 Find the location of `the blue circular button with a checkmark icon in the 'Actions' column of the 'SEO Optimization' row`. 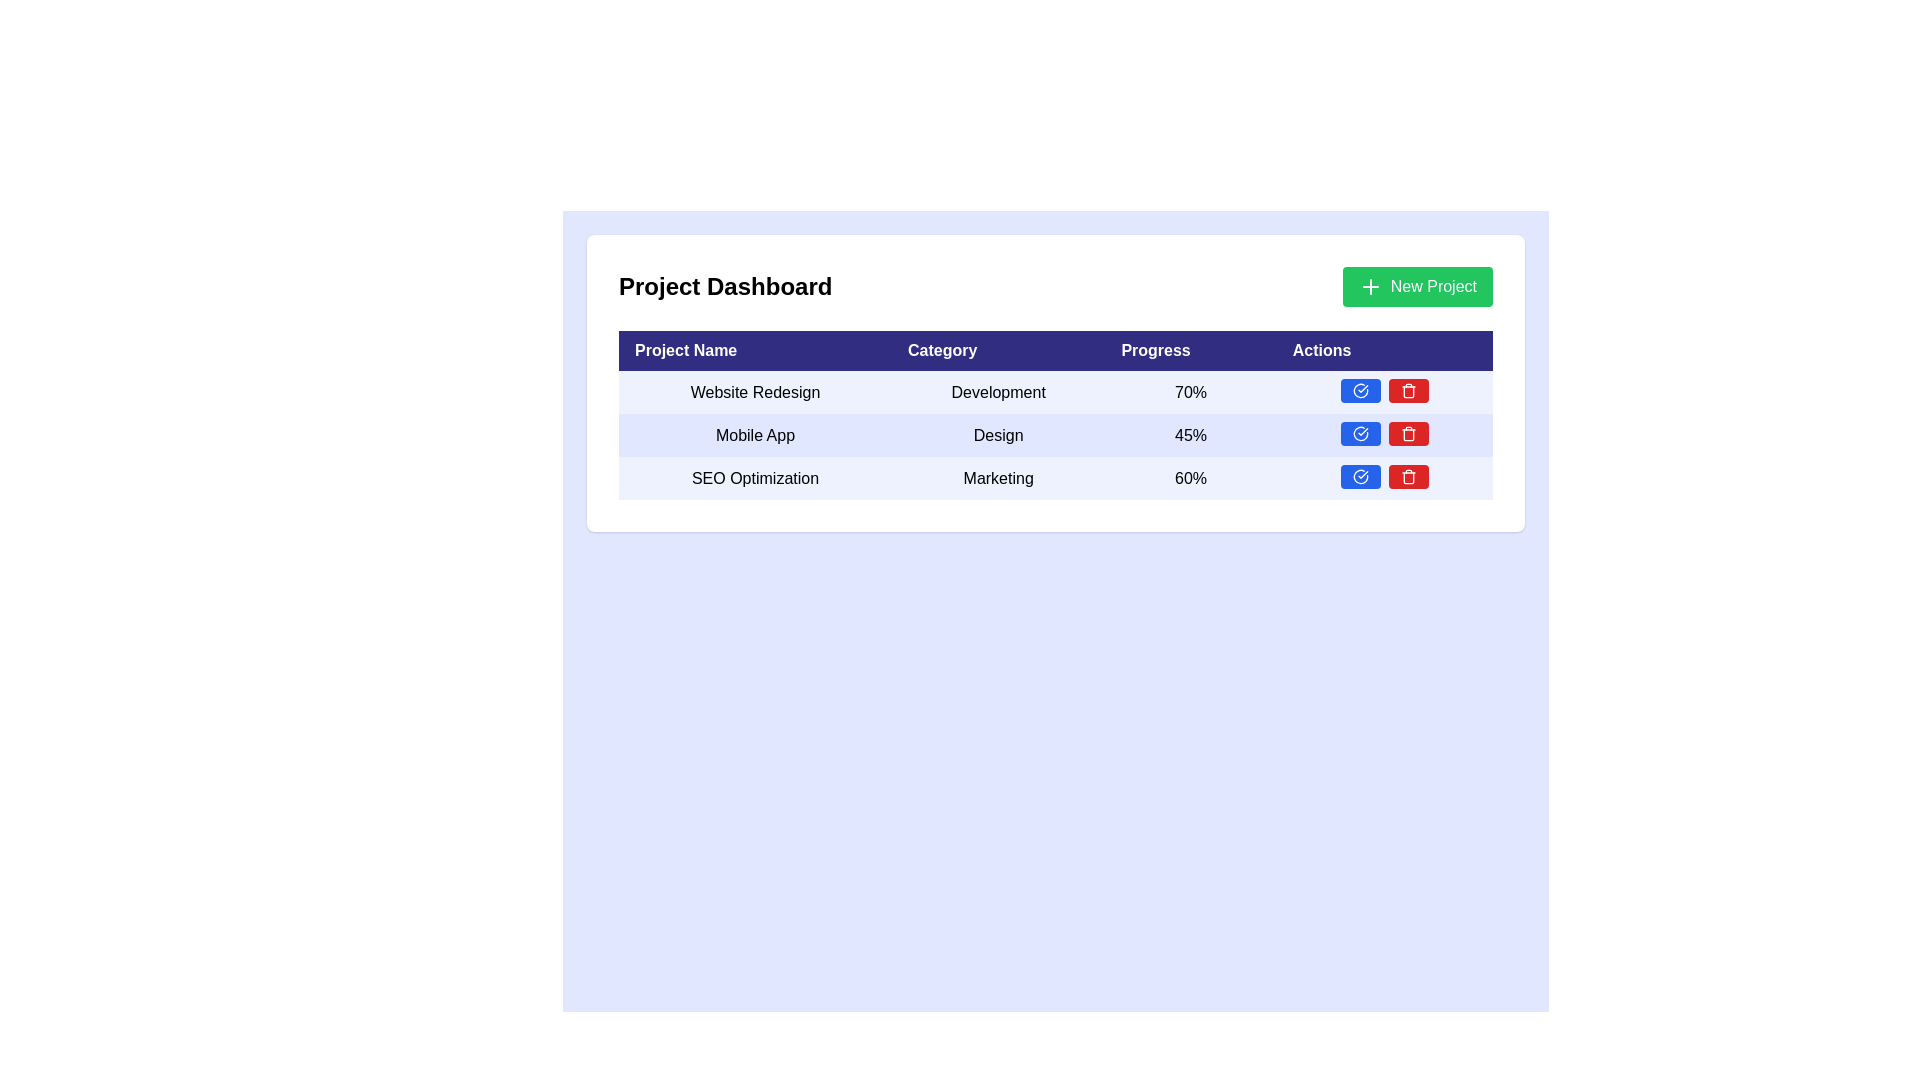

the blue circular button with a checkmark icon in the 'Actions' column of the 'SEO Optimization' row is located at coordinates (1360, 477).